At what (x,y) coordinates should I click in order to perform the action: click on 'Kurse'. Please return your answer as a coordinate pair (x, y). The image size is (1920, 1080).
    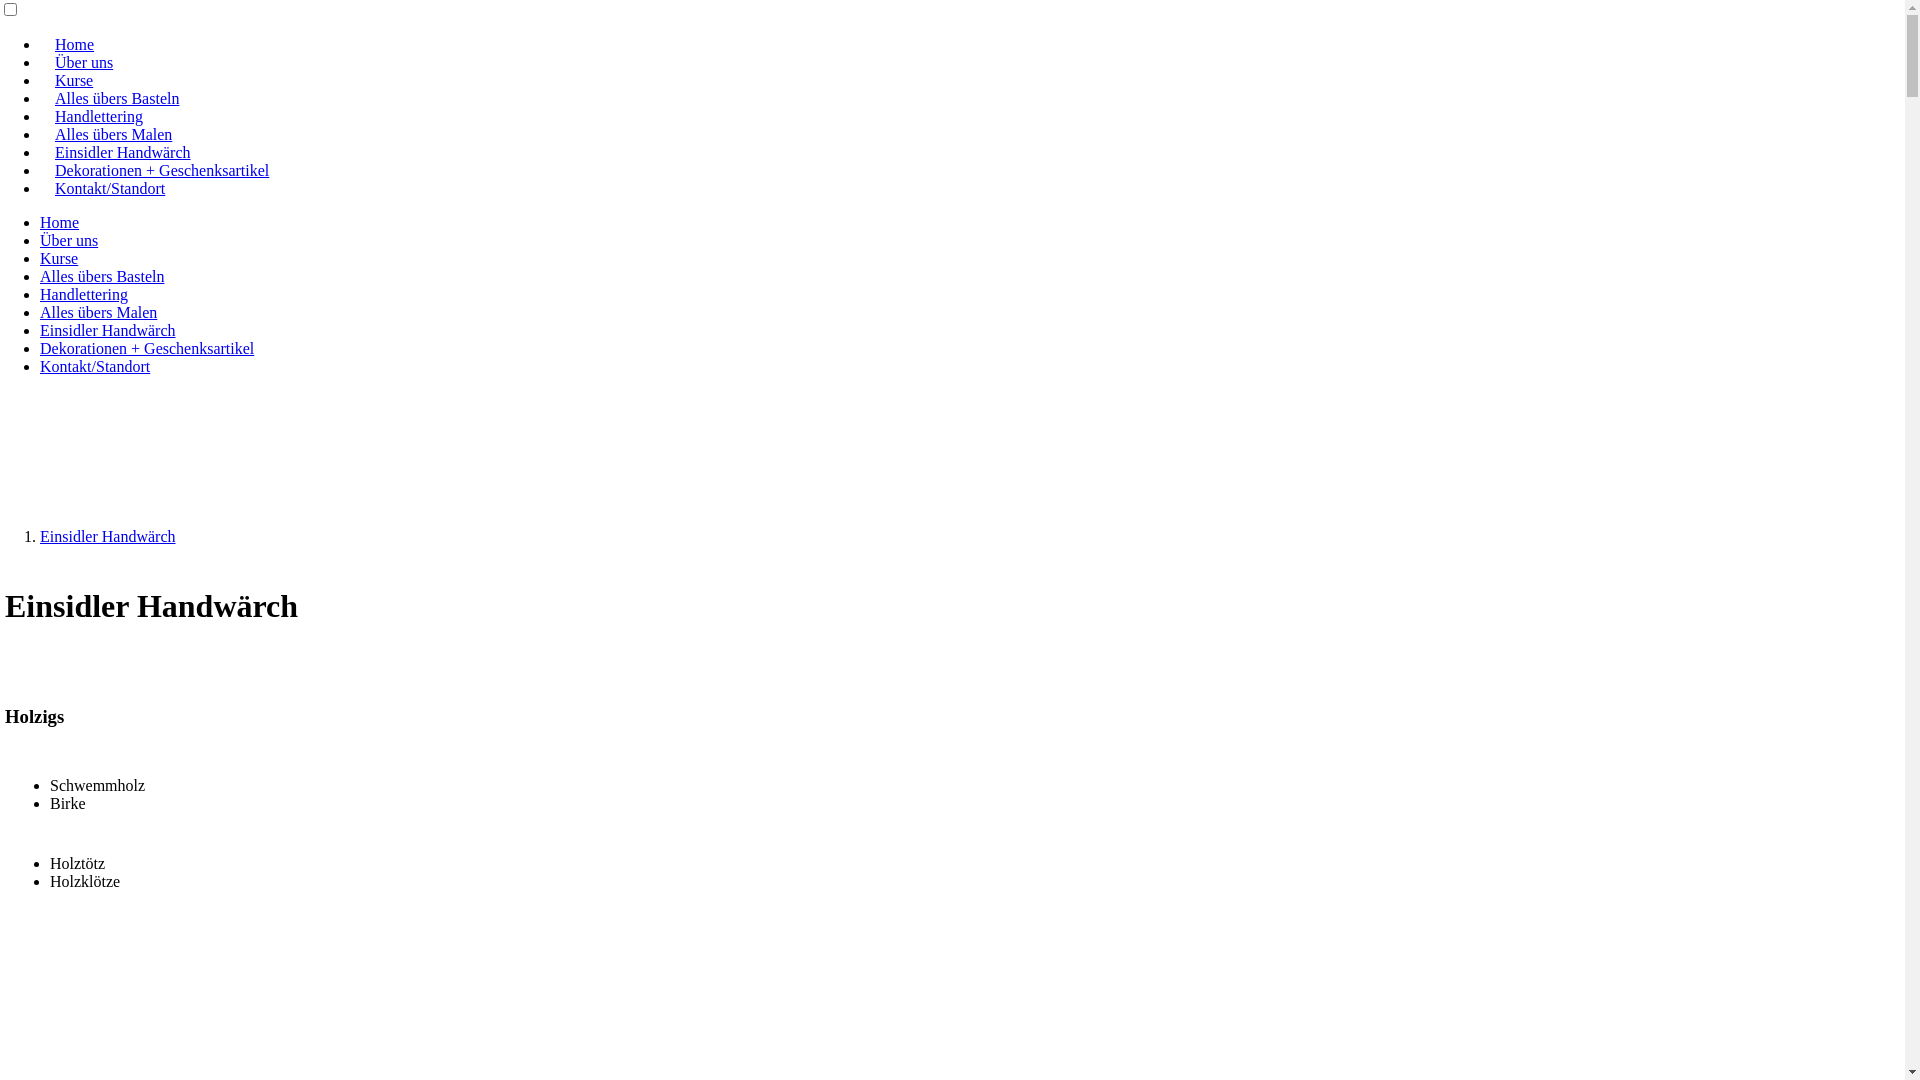
    Looking at the image, I should click on (58, 257).